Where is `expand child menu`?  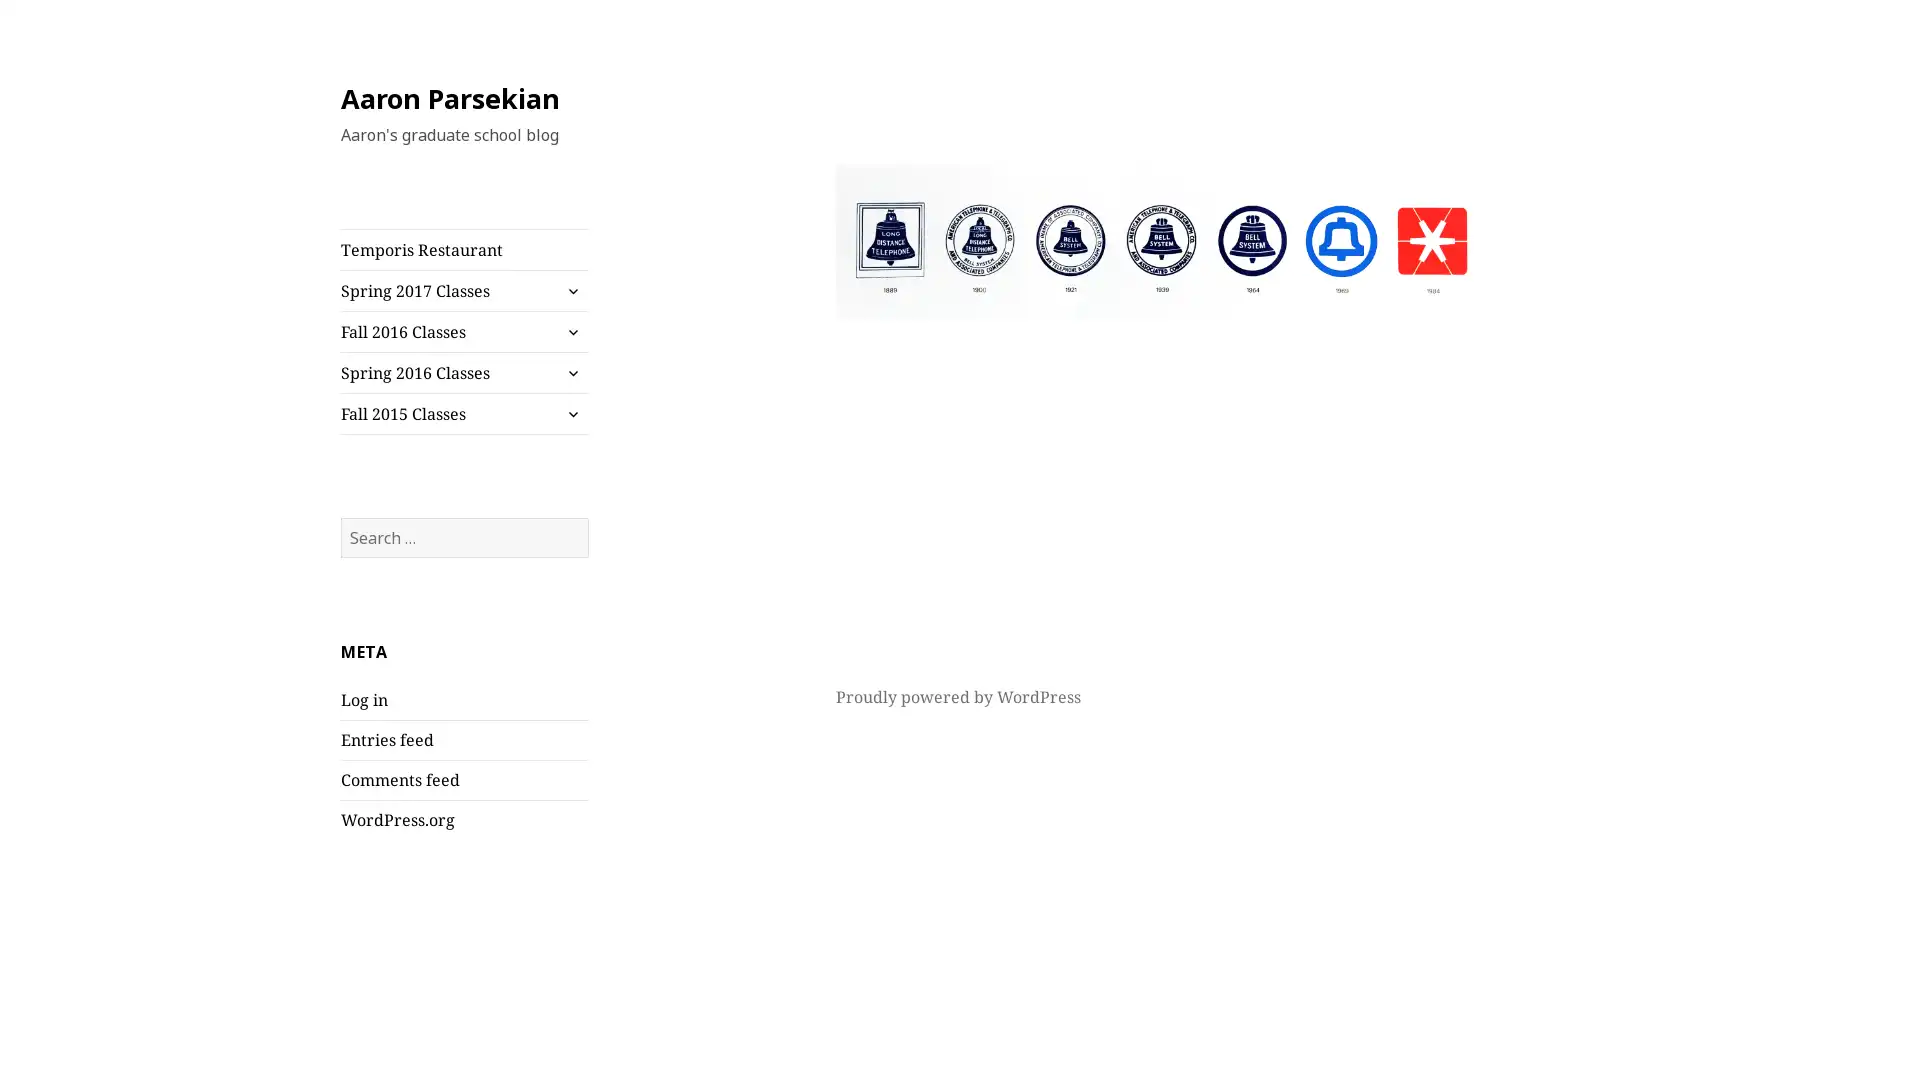
expand child menu is located at coordinates (570, 290).